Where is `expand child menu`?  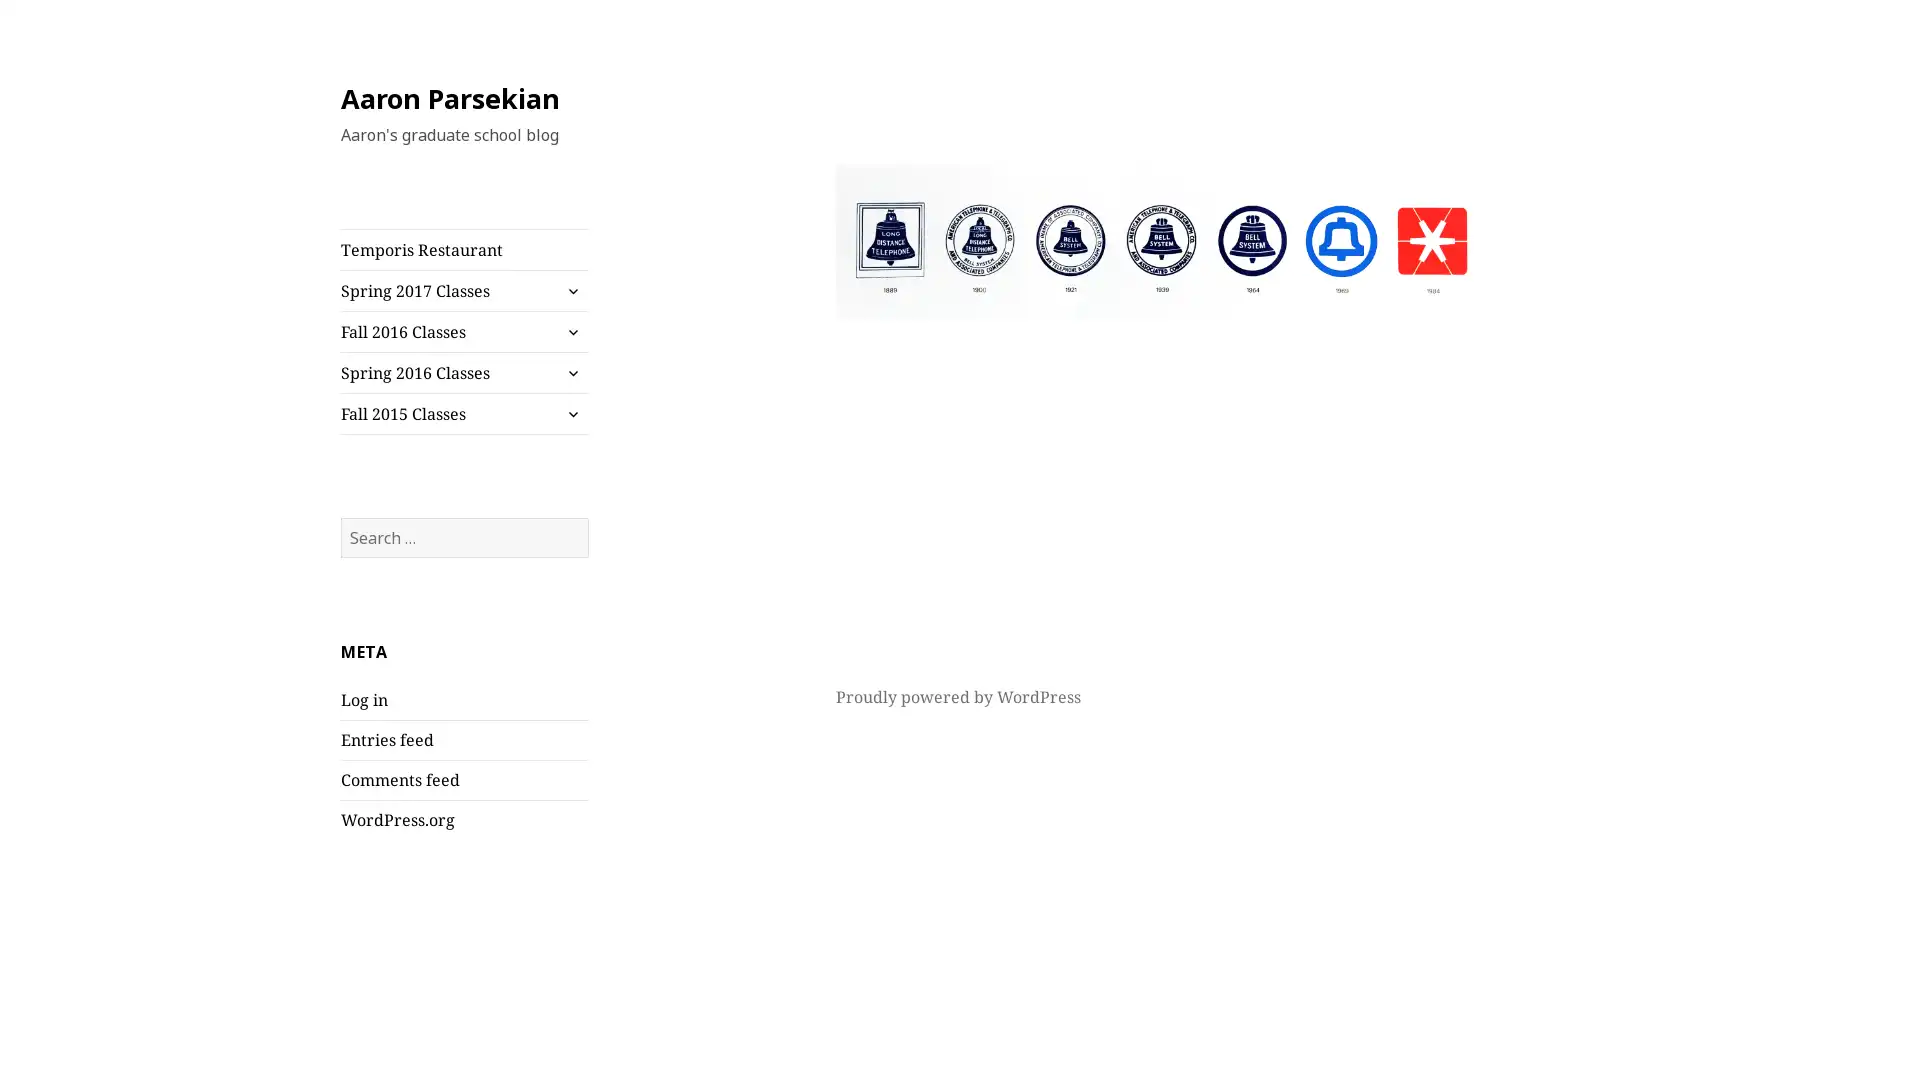
expand child menu is located at coordinates (570, 290).